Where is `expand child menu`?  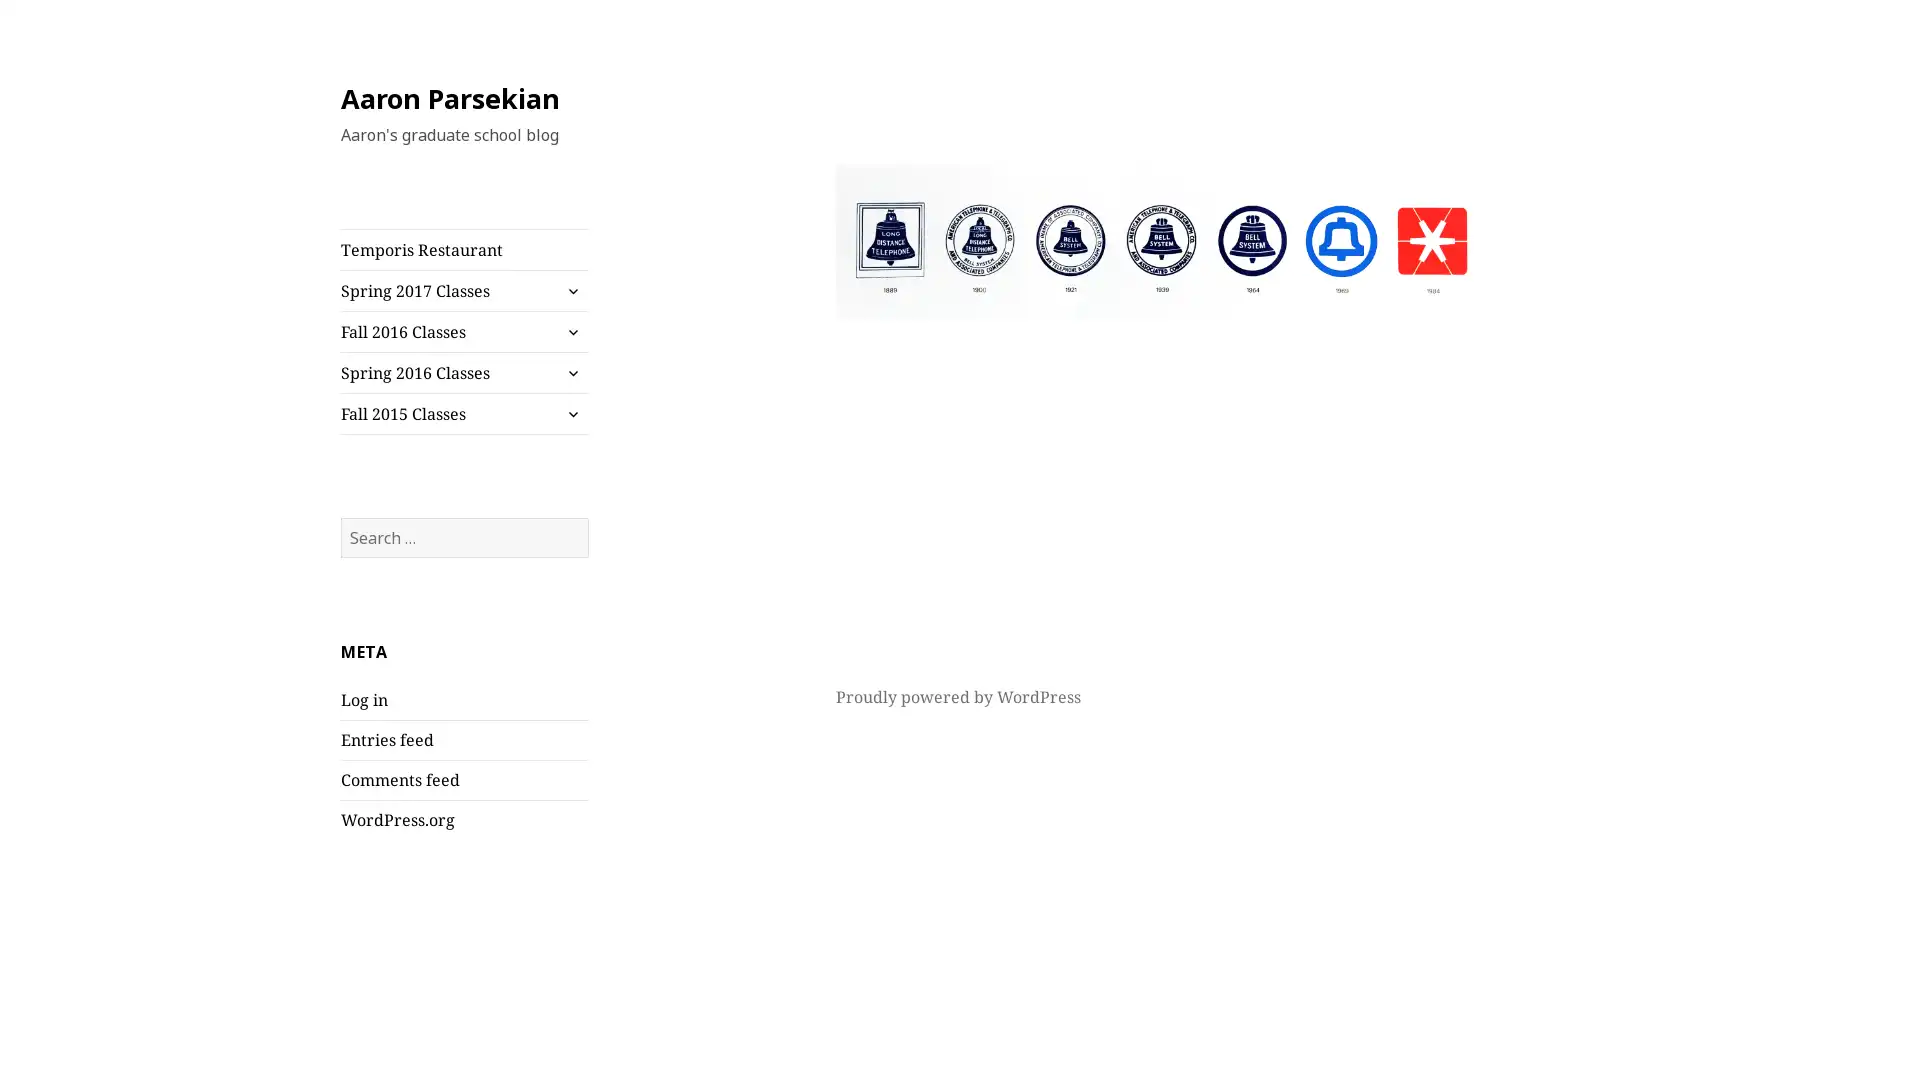
expand child menu is located at coordinates (570, 290).